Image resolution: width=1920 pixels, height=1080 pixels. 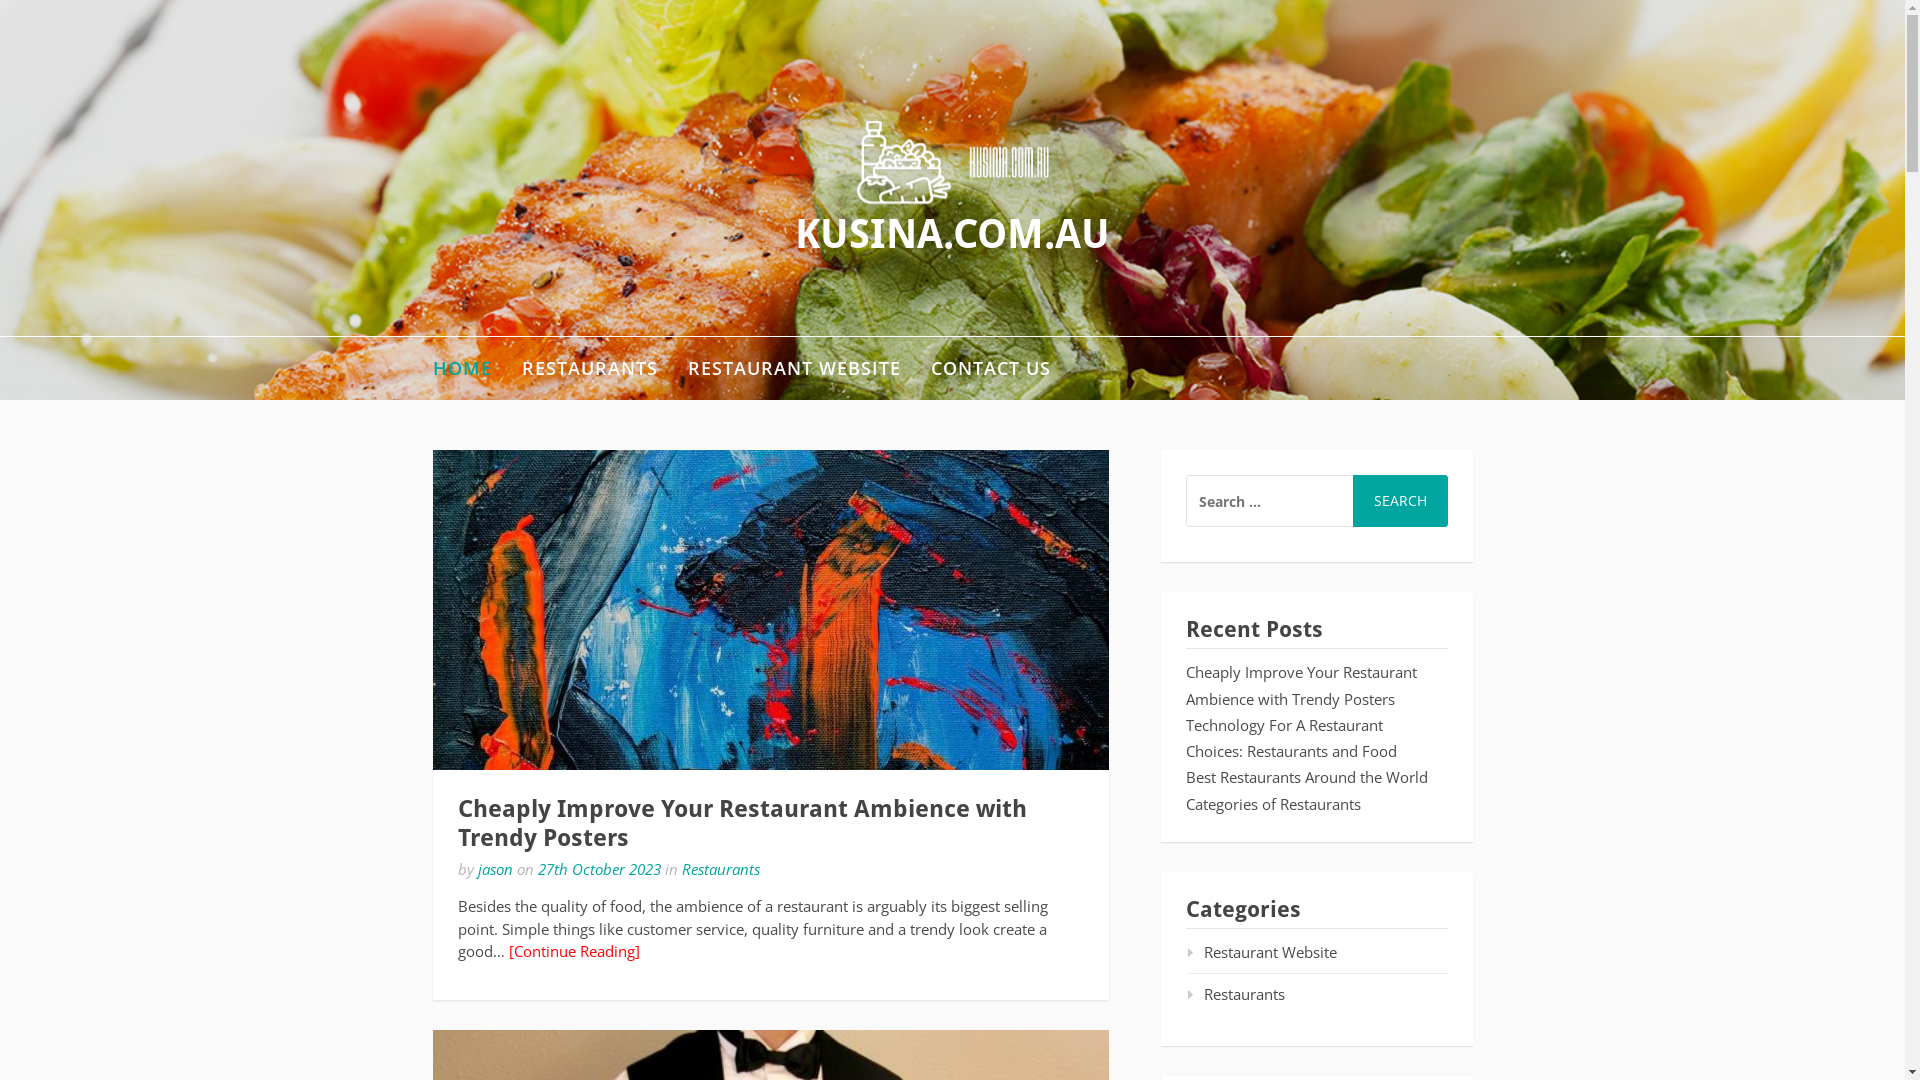 What do you see at coordinates (1291, 751) in the screenshot?
I see `'Choices: Restaurants and Food'` at bounding box center [1291, 751].